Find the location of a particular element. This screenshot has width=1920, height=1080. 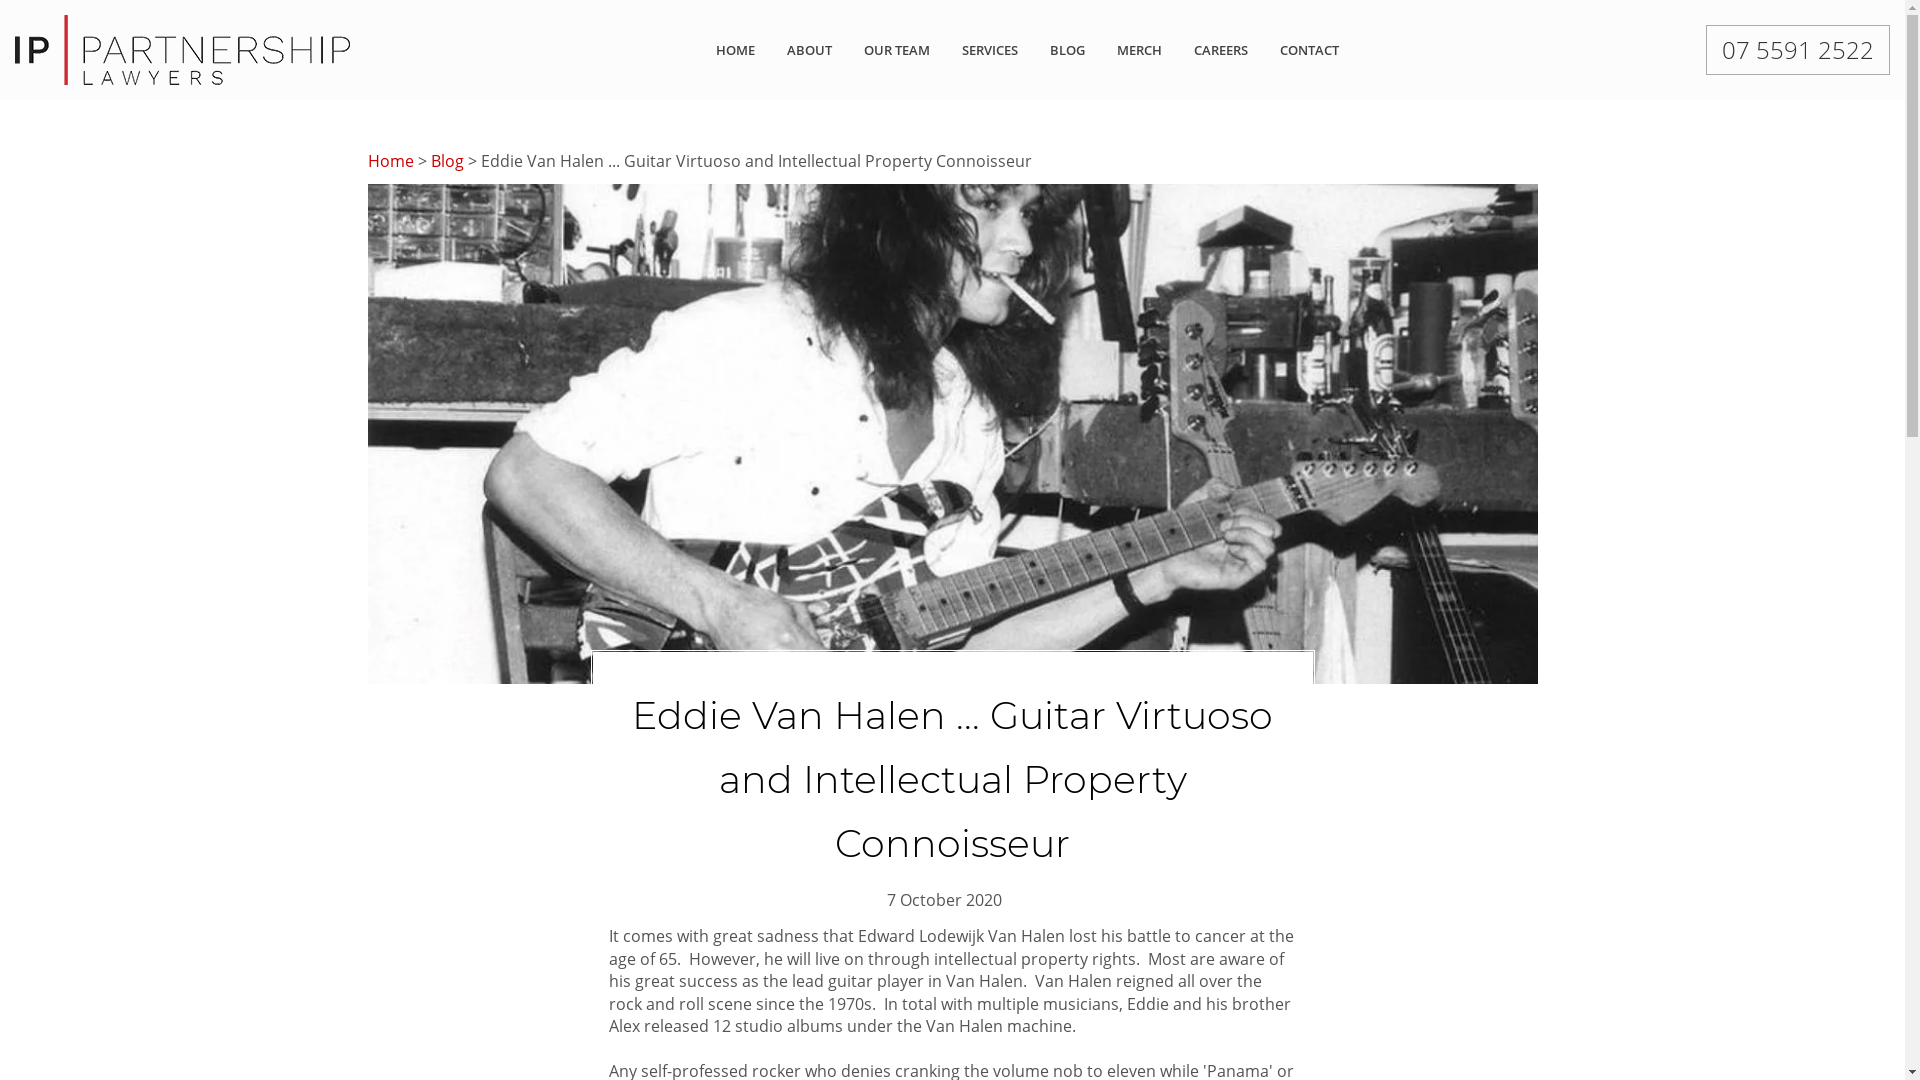

'BLOG' is located at coordinates (1066, 49).